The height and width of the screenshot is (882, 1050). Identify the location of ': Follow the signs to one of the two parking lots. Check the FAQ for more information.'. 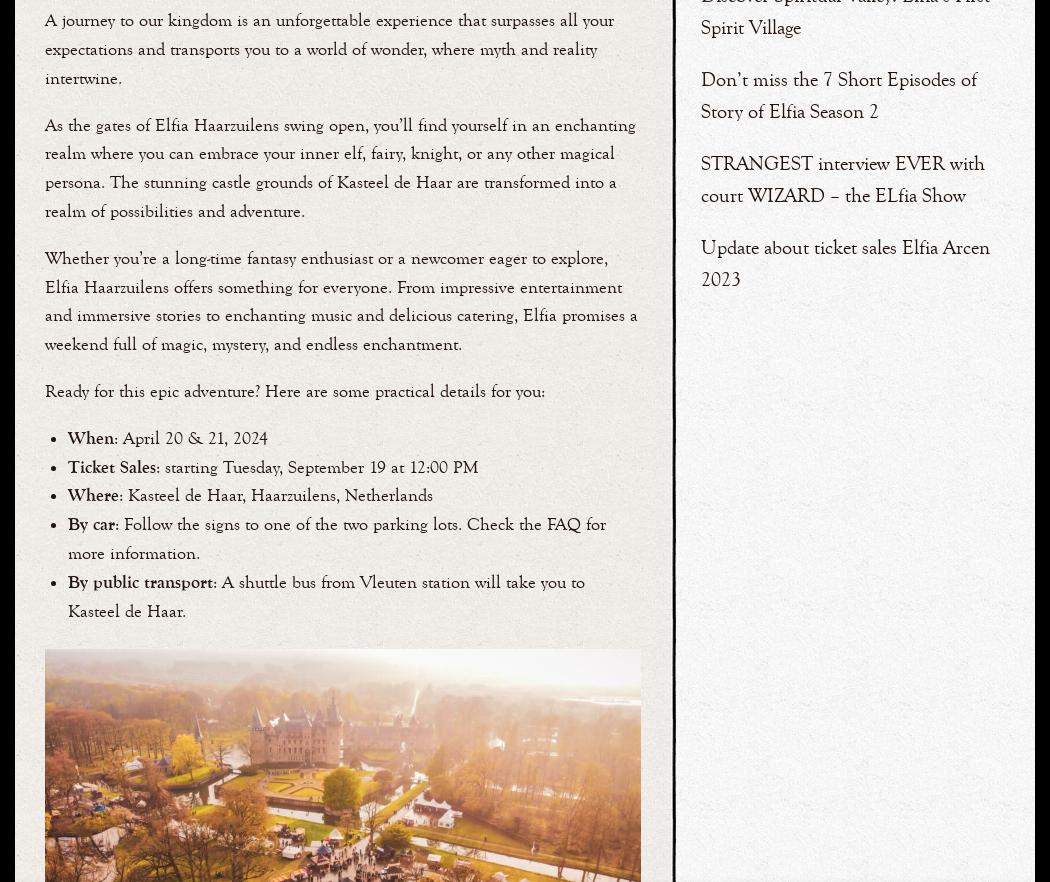
(336, 537).